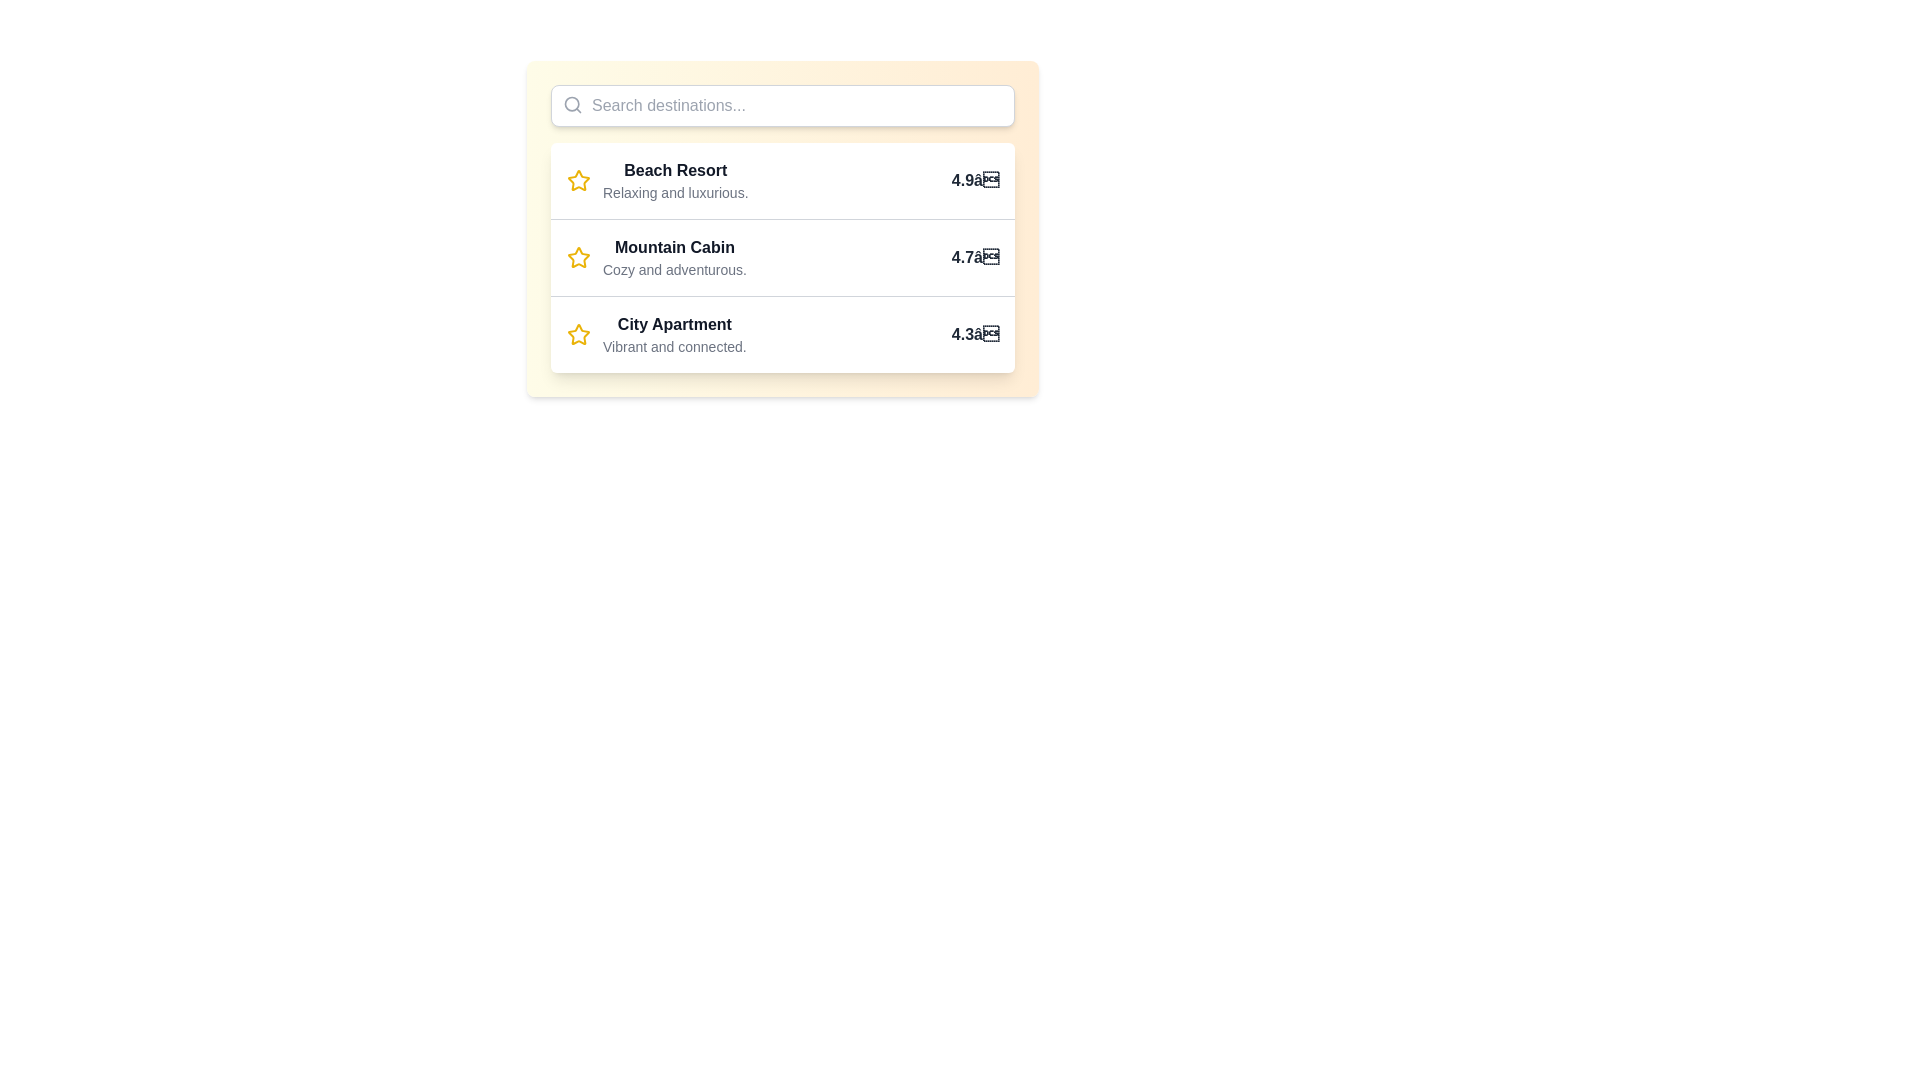 This screenshot has height=1080, width=1920. What do you see at coordinates (674, 346) in the screenshot?
I see `the descriptive text label that provides additional information related to the 'City Apartment' listing, located below the main heading and above a horizontal separator` at bounding box center [674, 346].